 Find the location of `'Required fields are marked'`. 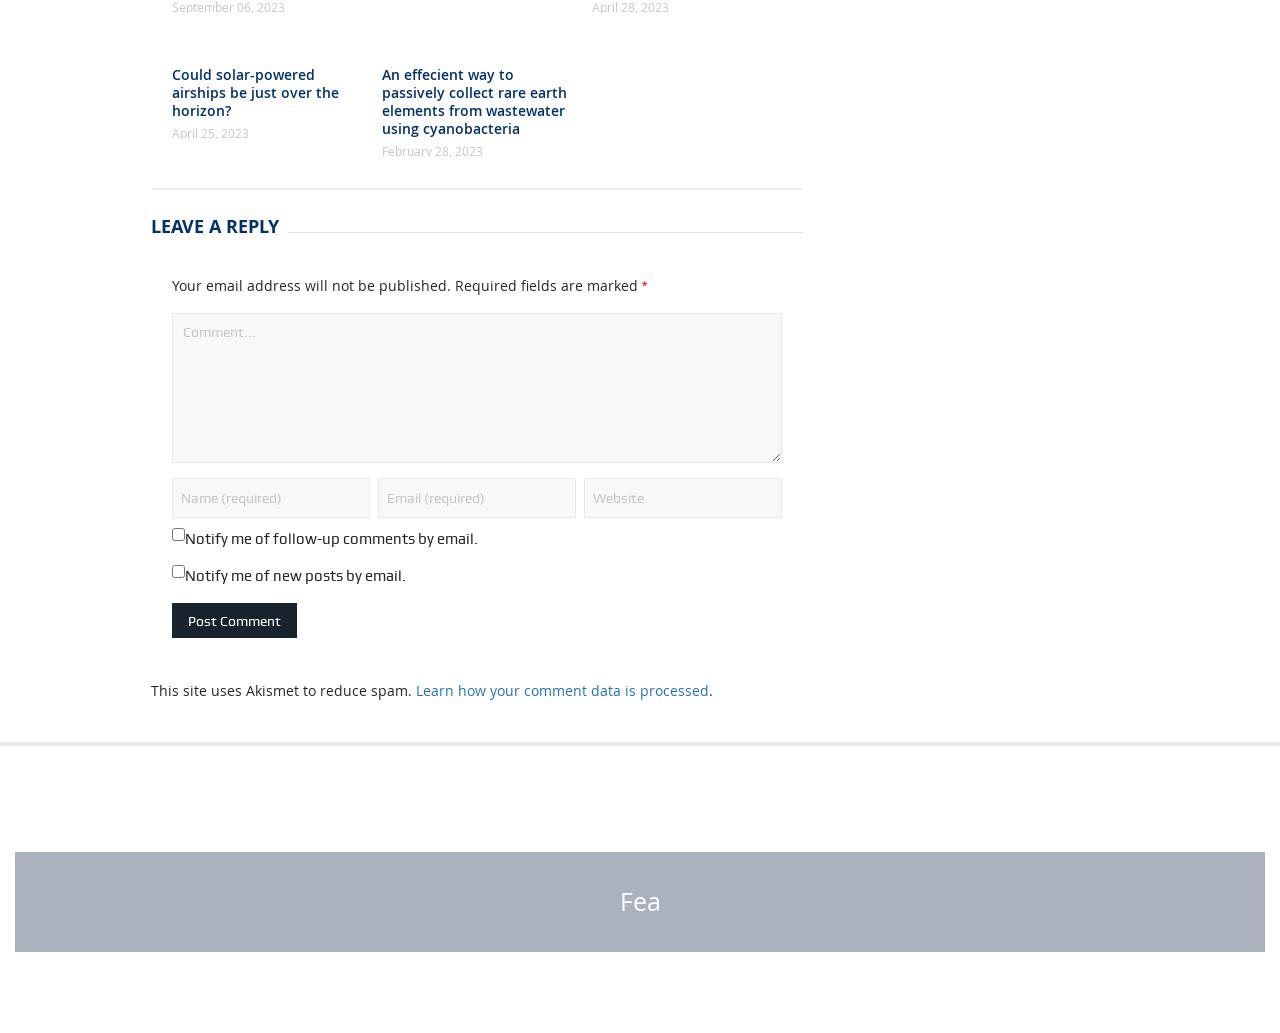

'Required fields are marked' is located at coordinates (548, 336).